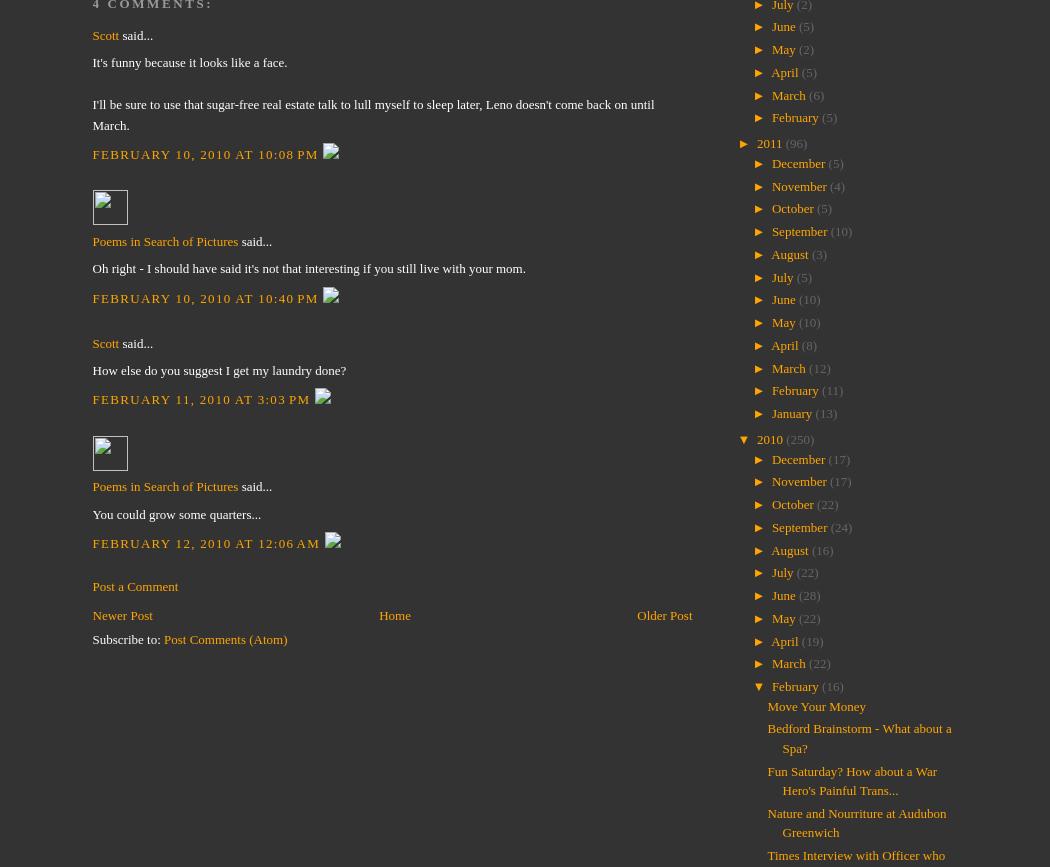 The height and width of the screenshot is (867, 1050). What do you see at coordinates (121, 614) in the screenshot?
I see `'Newer Post'` at bounding box center [121, 614].